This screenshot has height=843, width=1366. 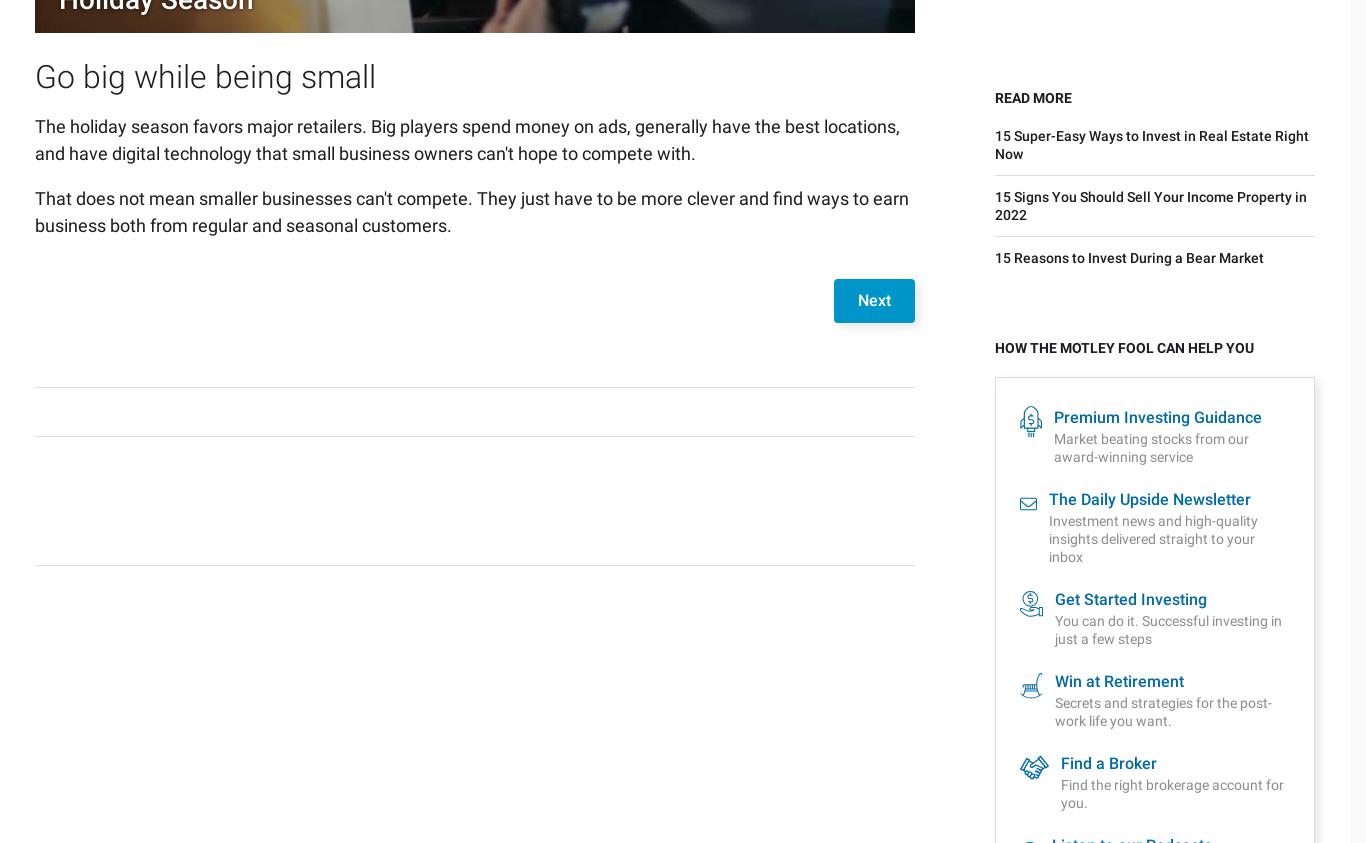 I want to click on 'Listen to our Podcasts', so click(x=1130, y=390).